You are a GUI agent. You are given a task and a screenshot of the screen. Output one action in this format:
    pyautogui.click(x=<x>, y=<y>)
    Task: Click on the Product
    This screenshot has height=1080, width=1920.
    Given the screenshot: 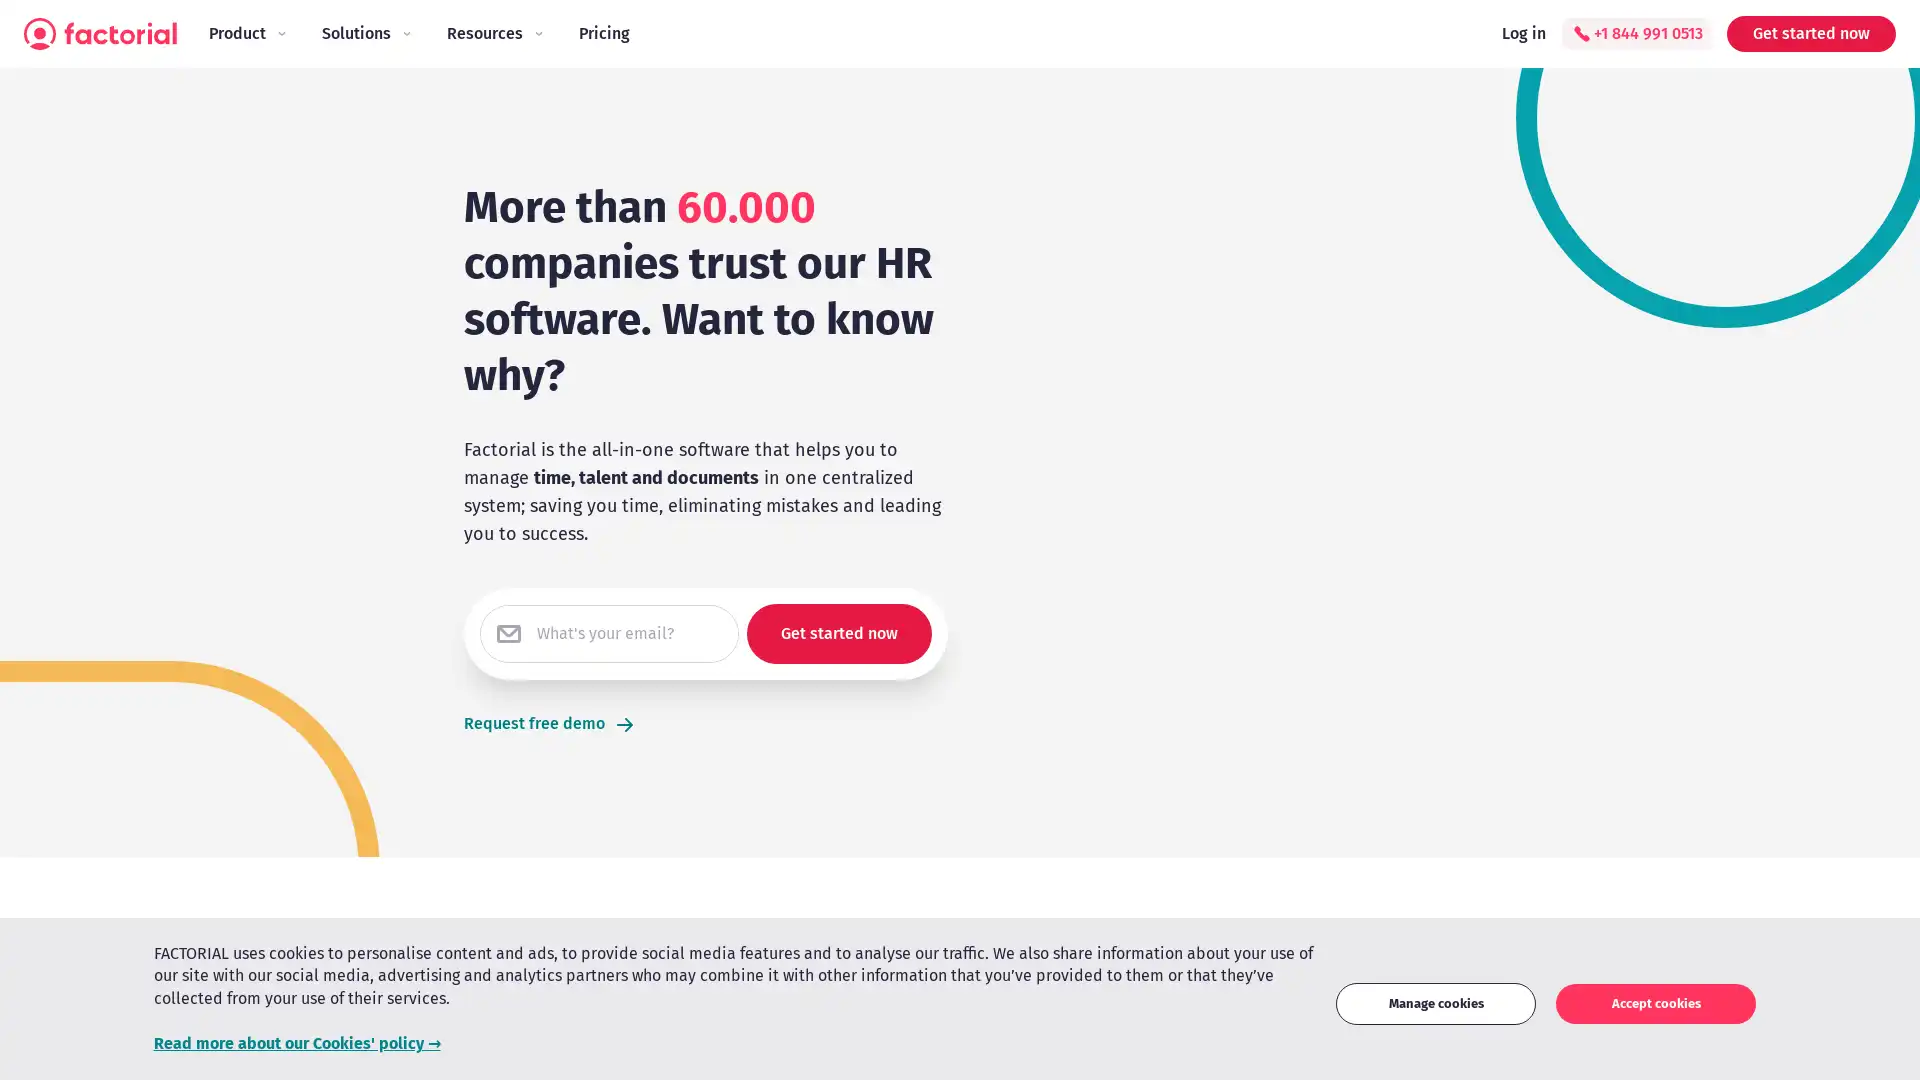 What is the action you would take?
    pyautogui.click(x=248, y=34)
    